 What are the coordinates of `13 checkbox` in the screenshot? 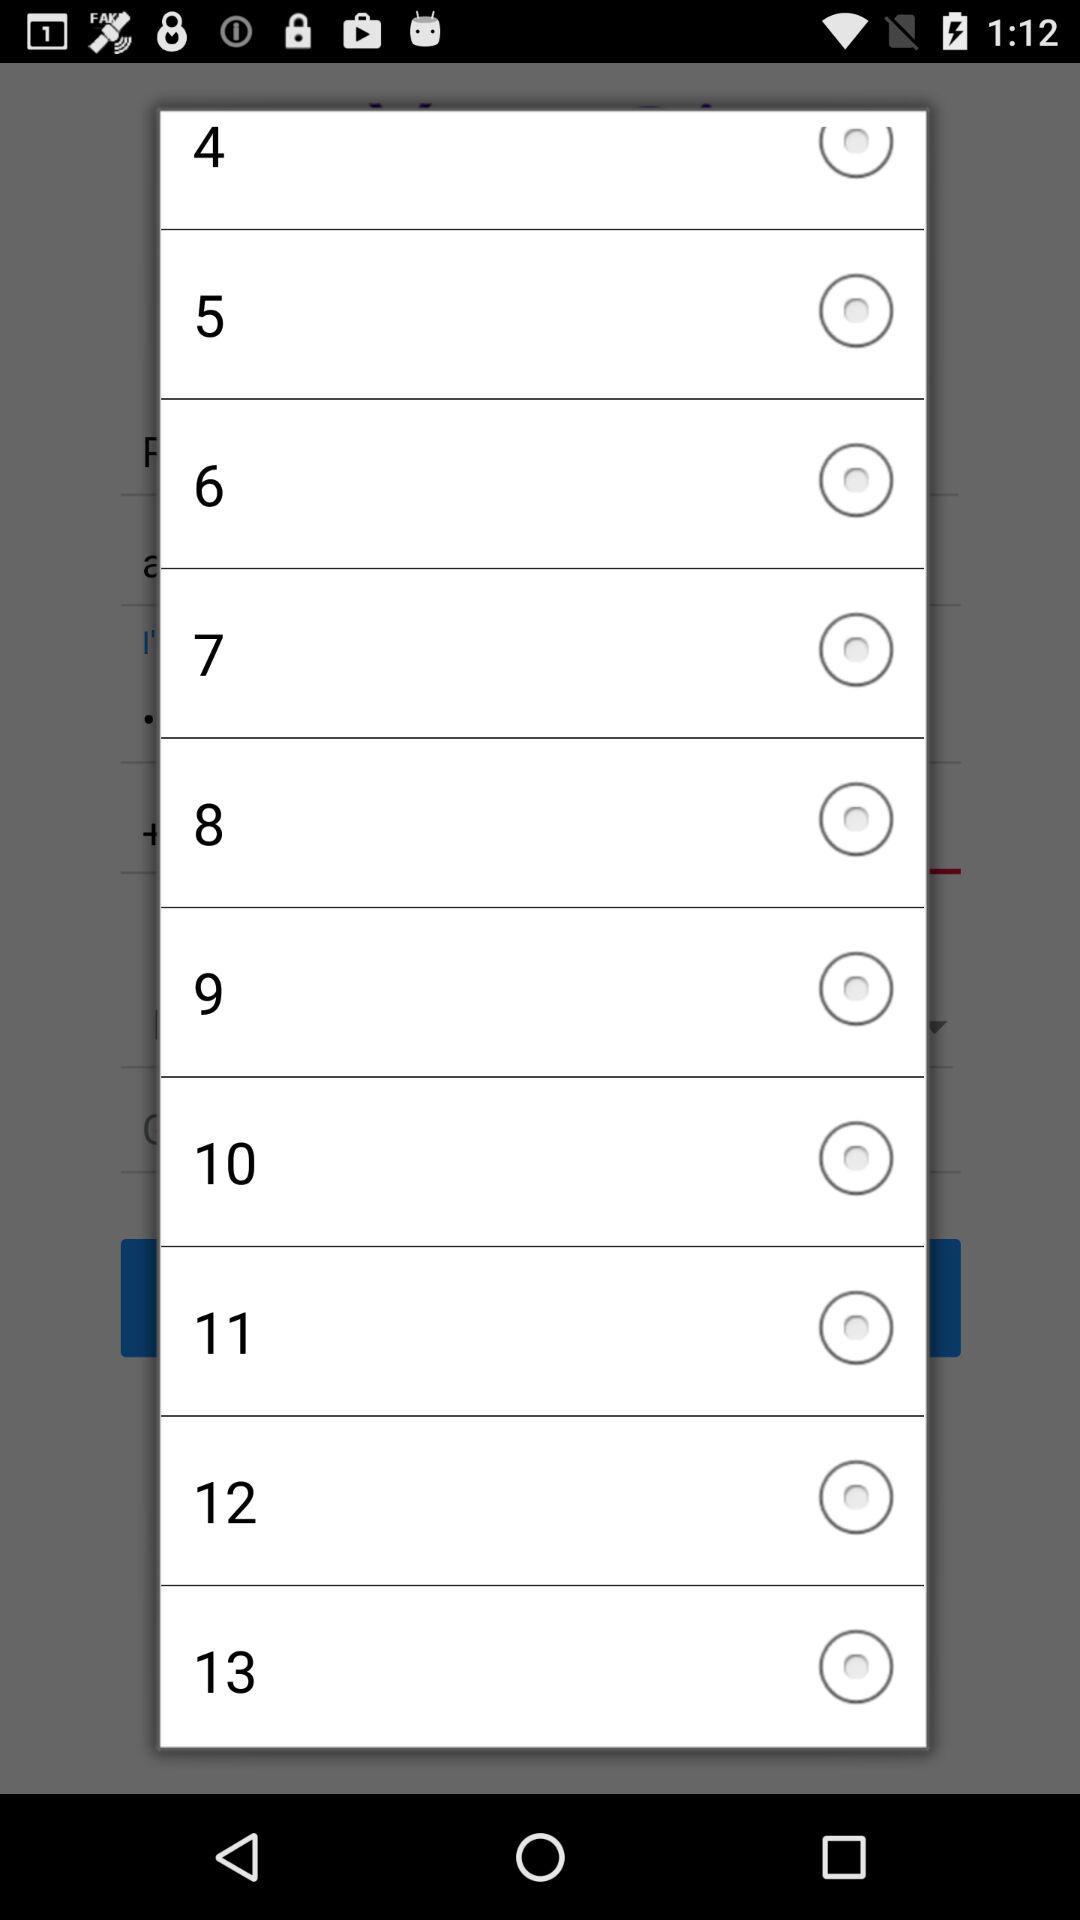 It's located at (542, 1659).